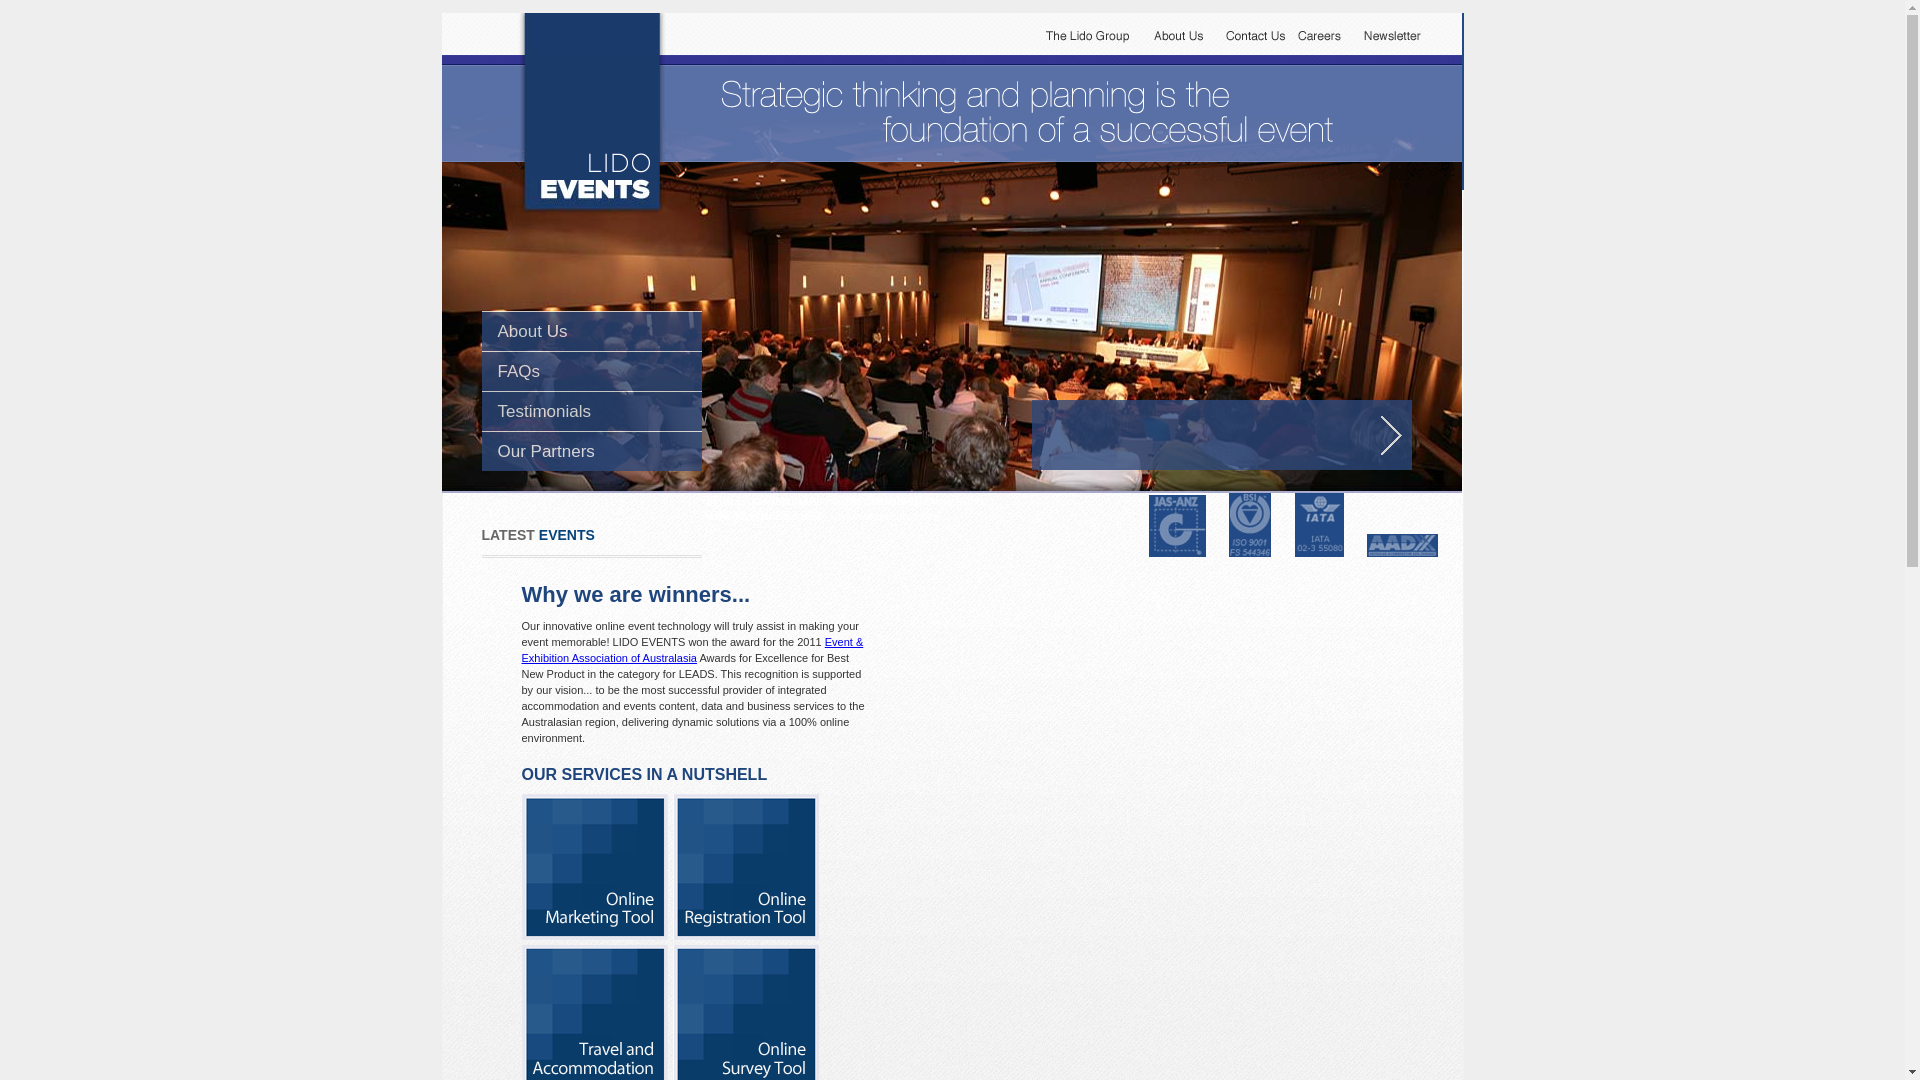  Describe the element at coordinates (692, 650) in the screenshot. I see `'Event & Exhibition Association of Australasia'` at that location.